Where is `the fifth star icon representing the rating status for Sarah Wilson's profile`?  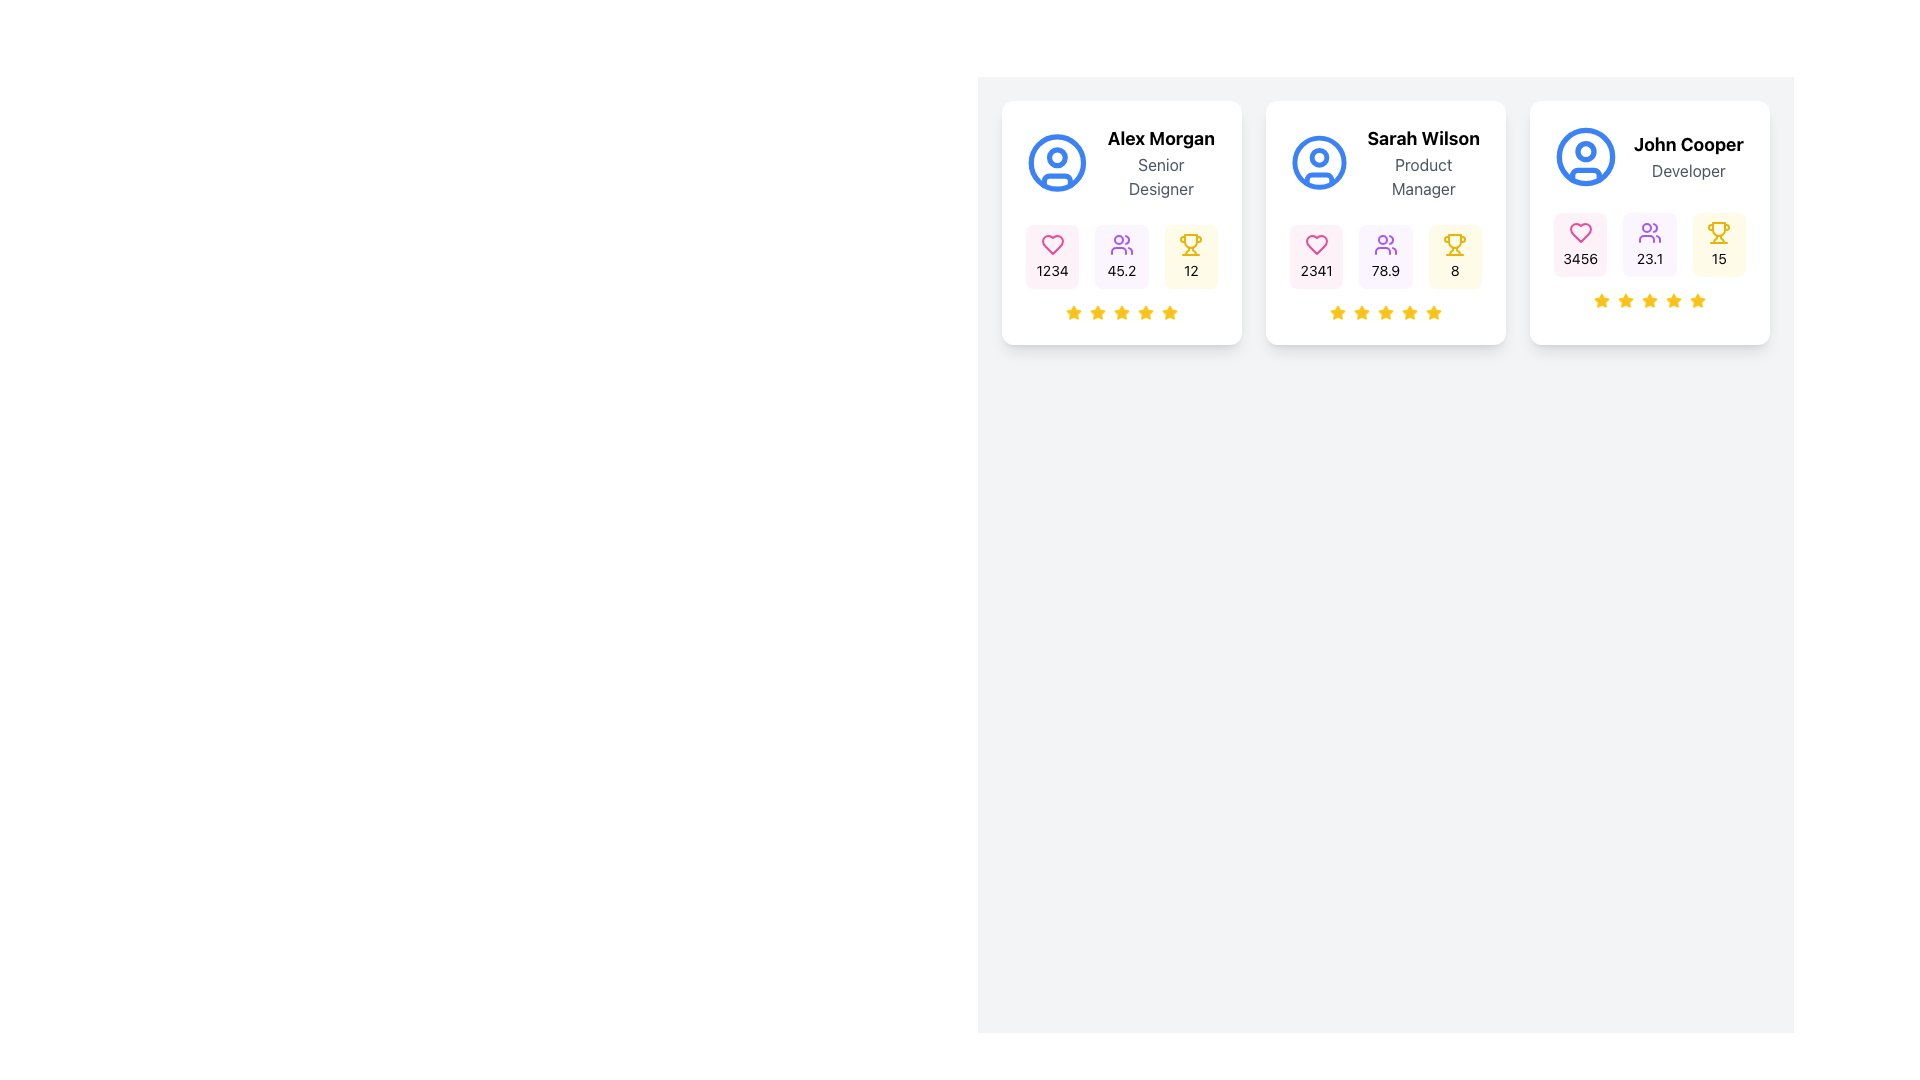
the fifth star icon representing the rating status for Sarah Wilson's profile is located at coordinates (1433, 312).